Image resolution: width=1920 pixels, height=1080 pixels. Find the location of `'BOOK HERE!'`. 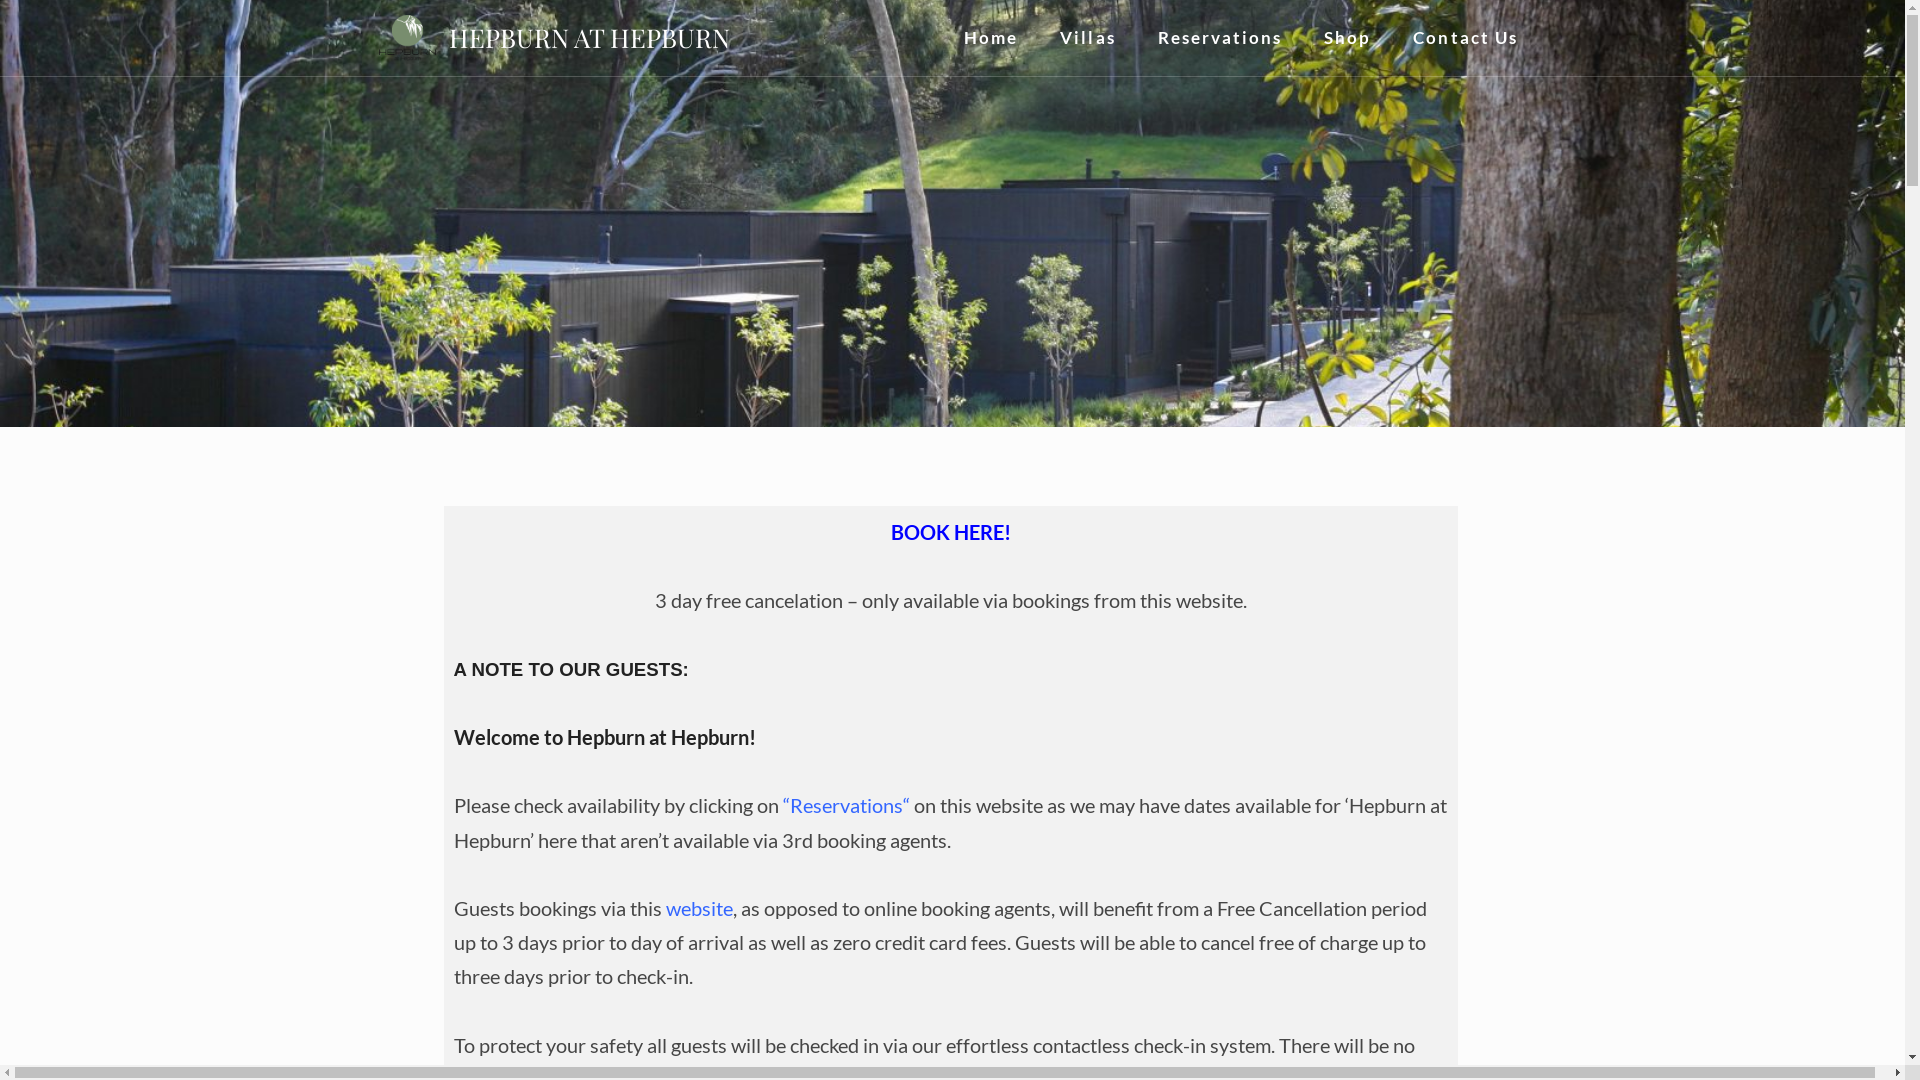

'BOOK HERE!' is located at coordinates (890, 531).